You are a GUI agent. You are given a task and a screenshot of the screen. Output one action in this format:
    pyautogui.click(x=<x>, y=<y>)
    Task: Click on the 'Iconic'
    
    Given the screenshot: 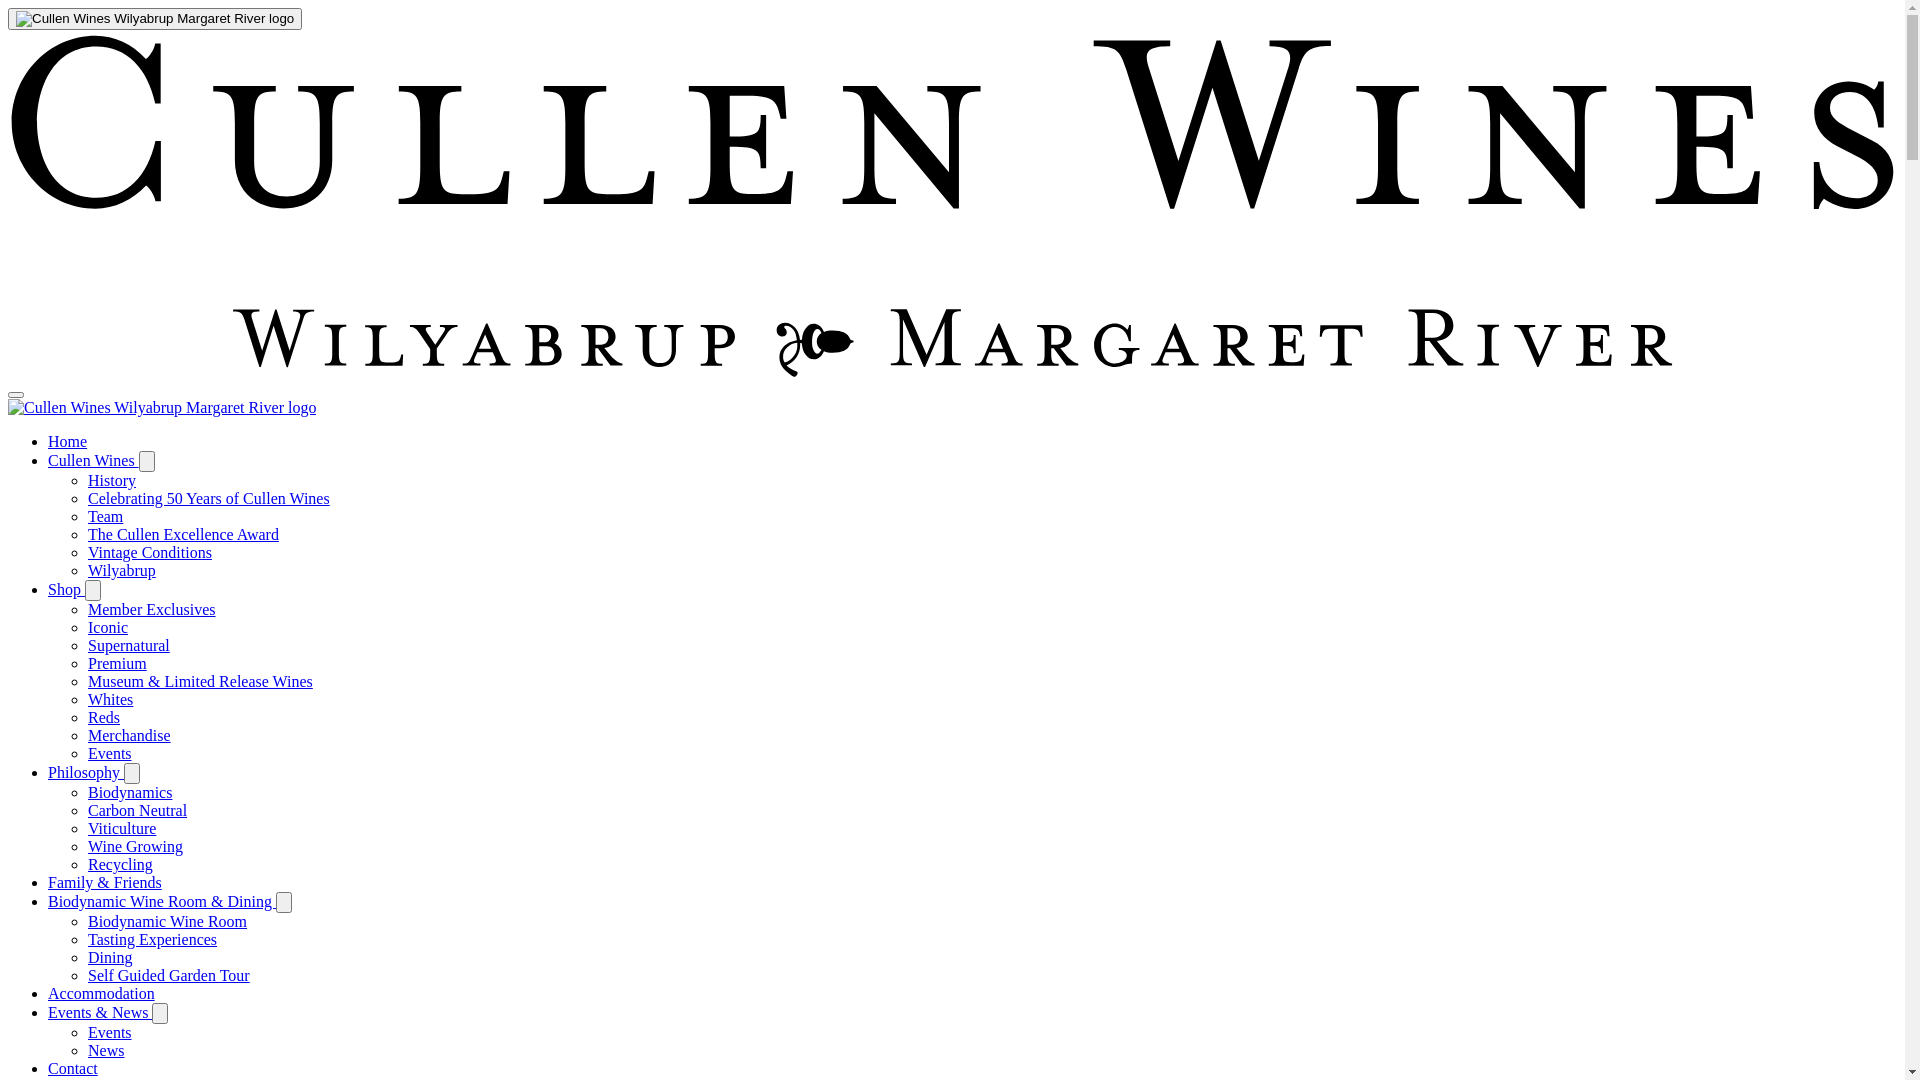 What is the action you would take?
    pyautogui.click(x=106, y=626)
    